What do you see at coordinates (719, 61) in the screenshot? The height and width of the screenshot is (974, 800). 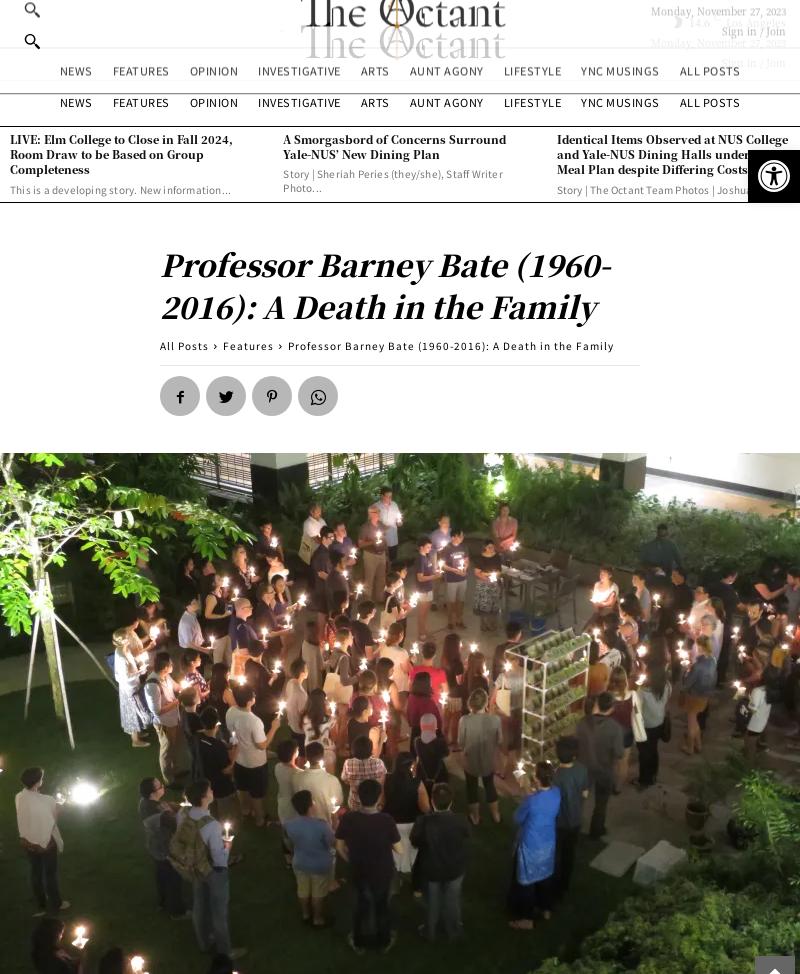 I see `'Sign in / Join'` at bounding box center [719, 61].